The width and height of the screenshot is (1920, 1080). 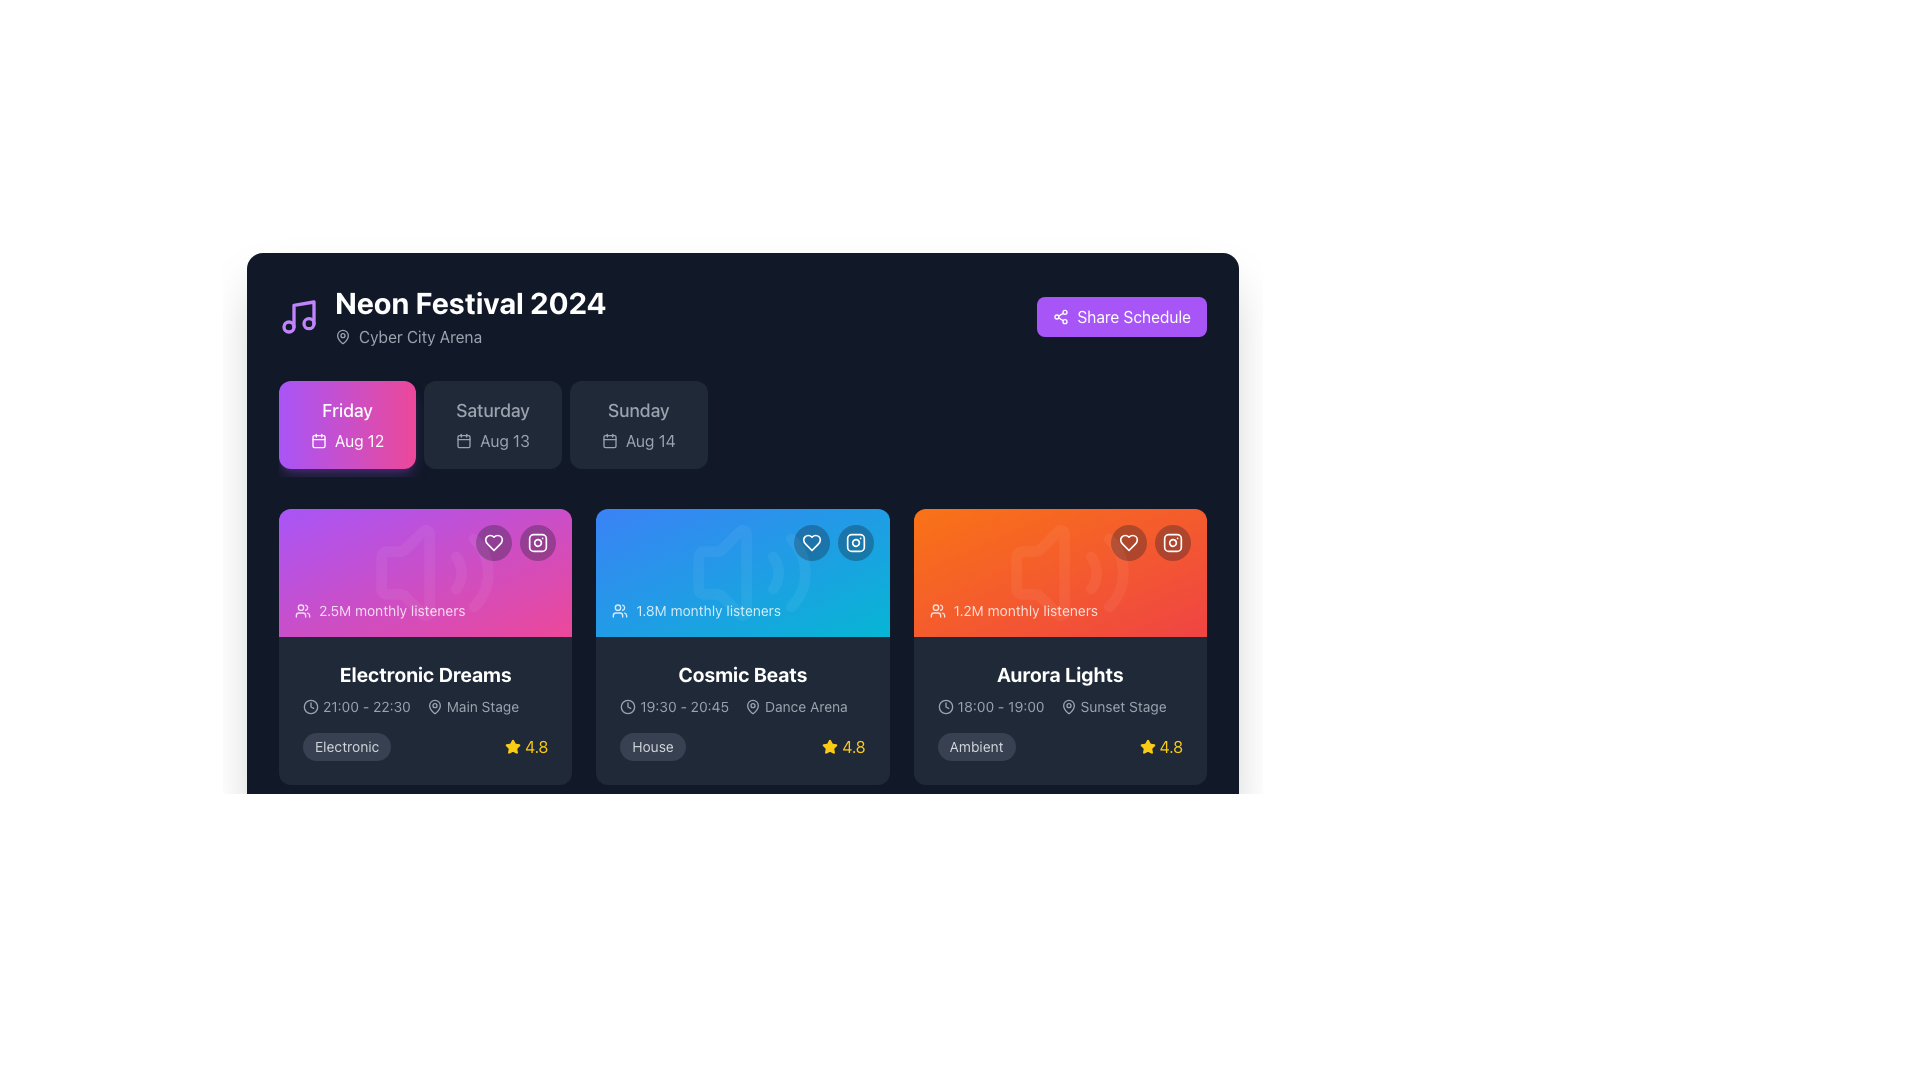 I want to click on the Label with an icon and text that represents the scheduled time for the 'Cosmic Beats' event, located to the left of the text 'Dance Arena', so click(x=674, y=705).